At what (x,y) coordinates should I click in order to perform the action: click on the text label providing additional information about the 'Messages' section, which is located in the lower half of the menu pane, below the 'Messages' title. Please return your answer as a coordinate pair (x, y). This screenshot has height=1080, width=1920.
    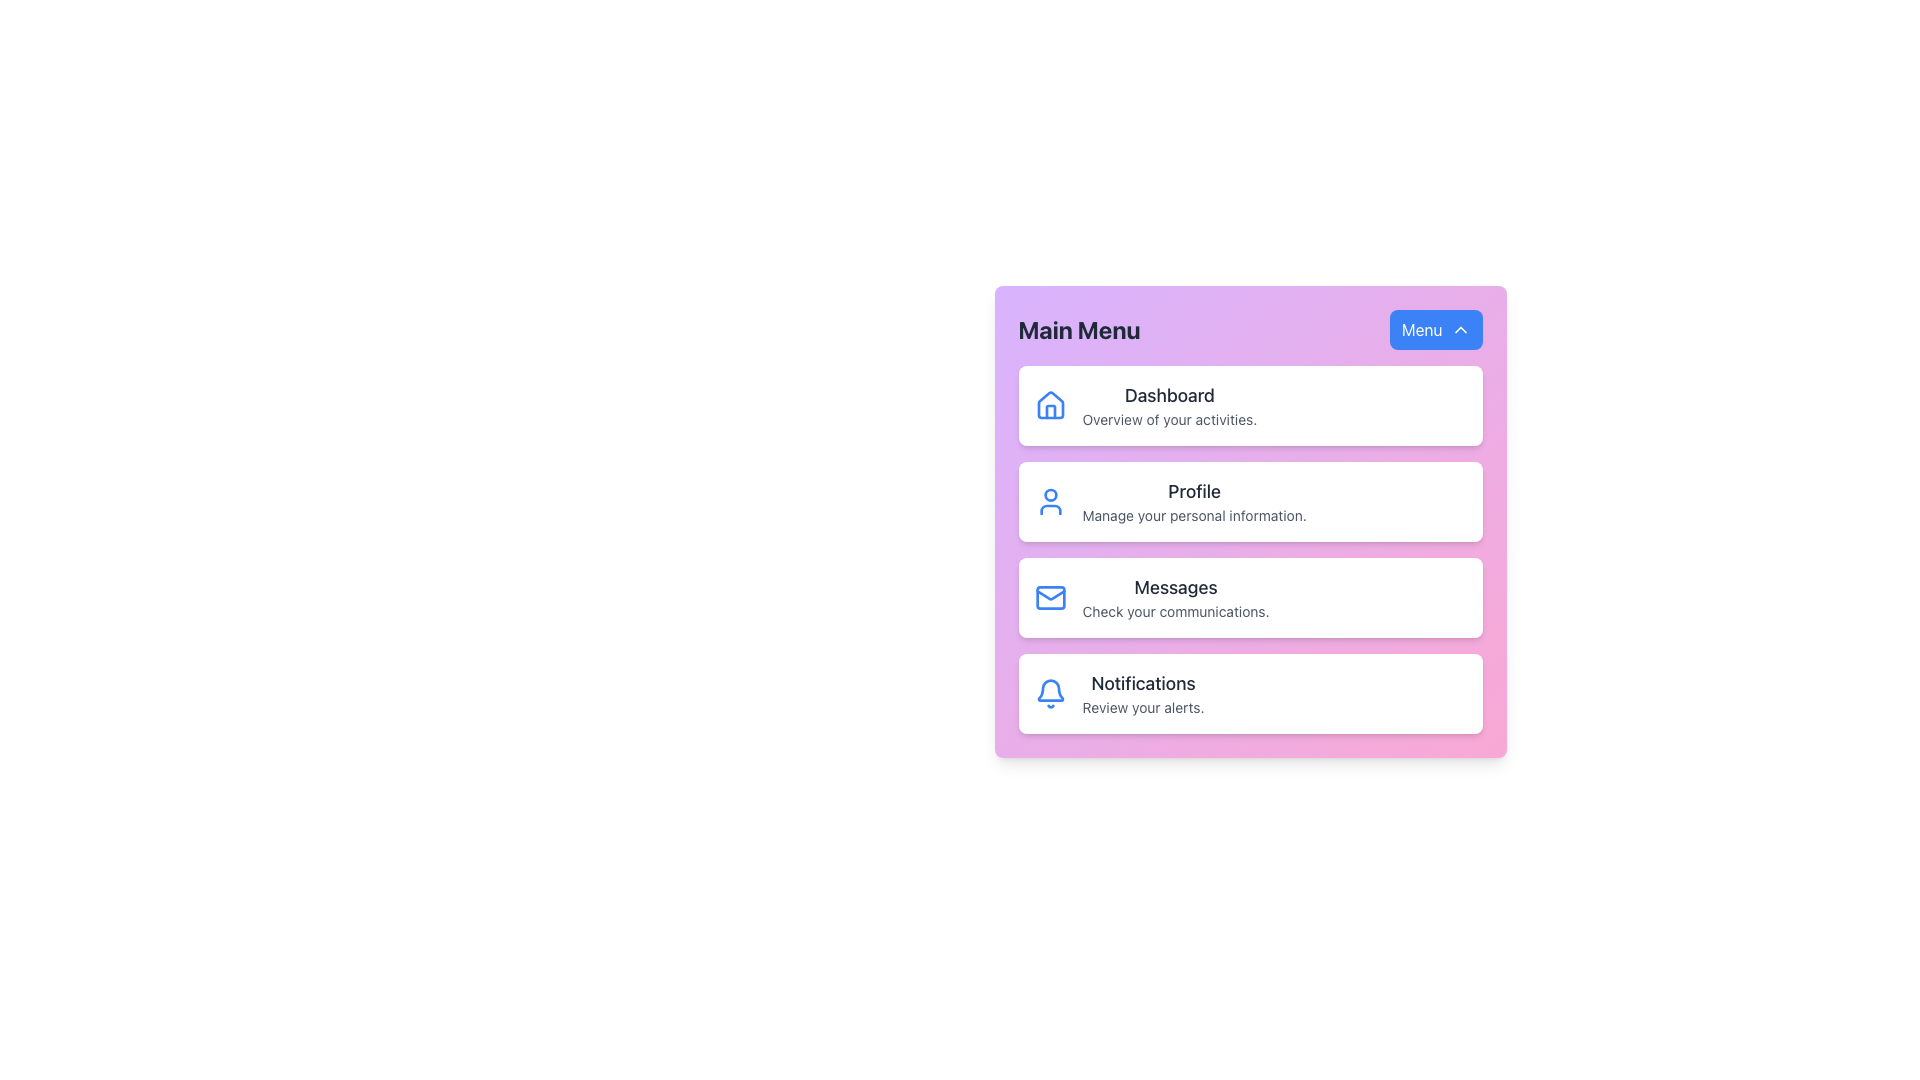
    Looking at the image, I should click on (1176, 611).